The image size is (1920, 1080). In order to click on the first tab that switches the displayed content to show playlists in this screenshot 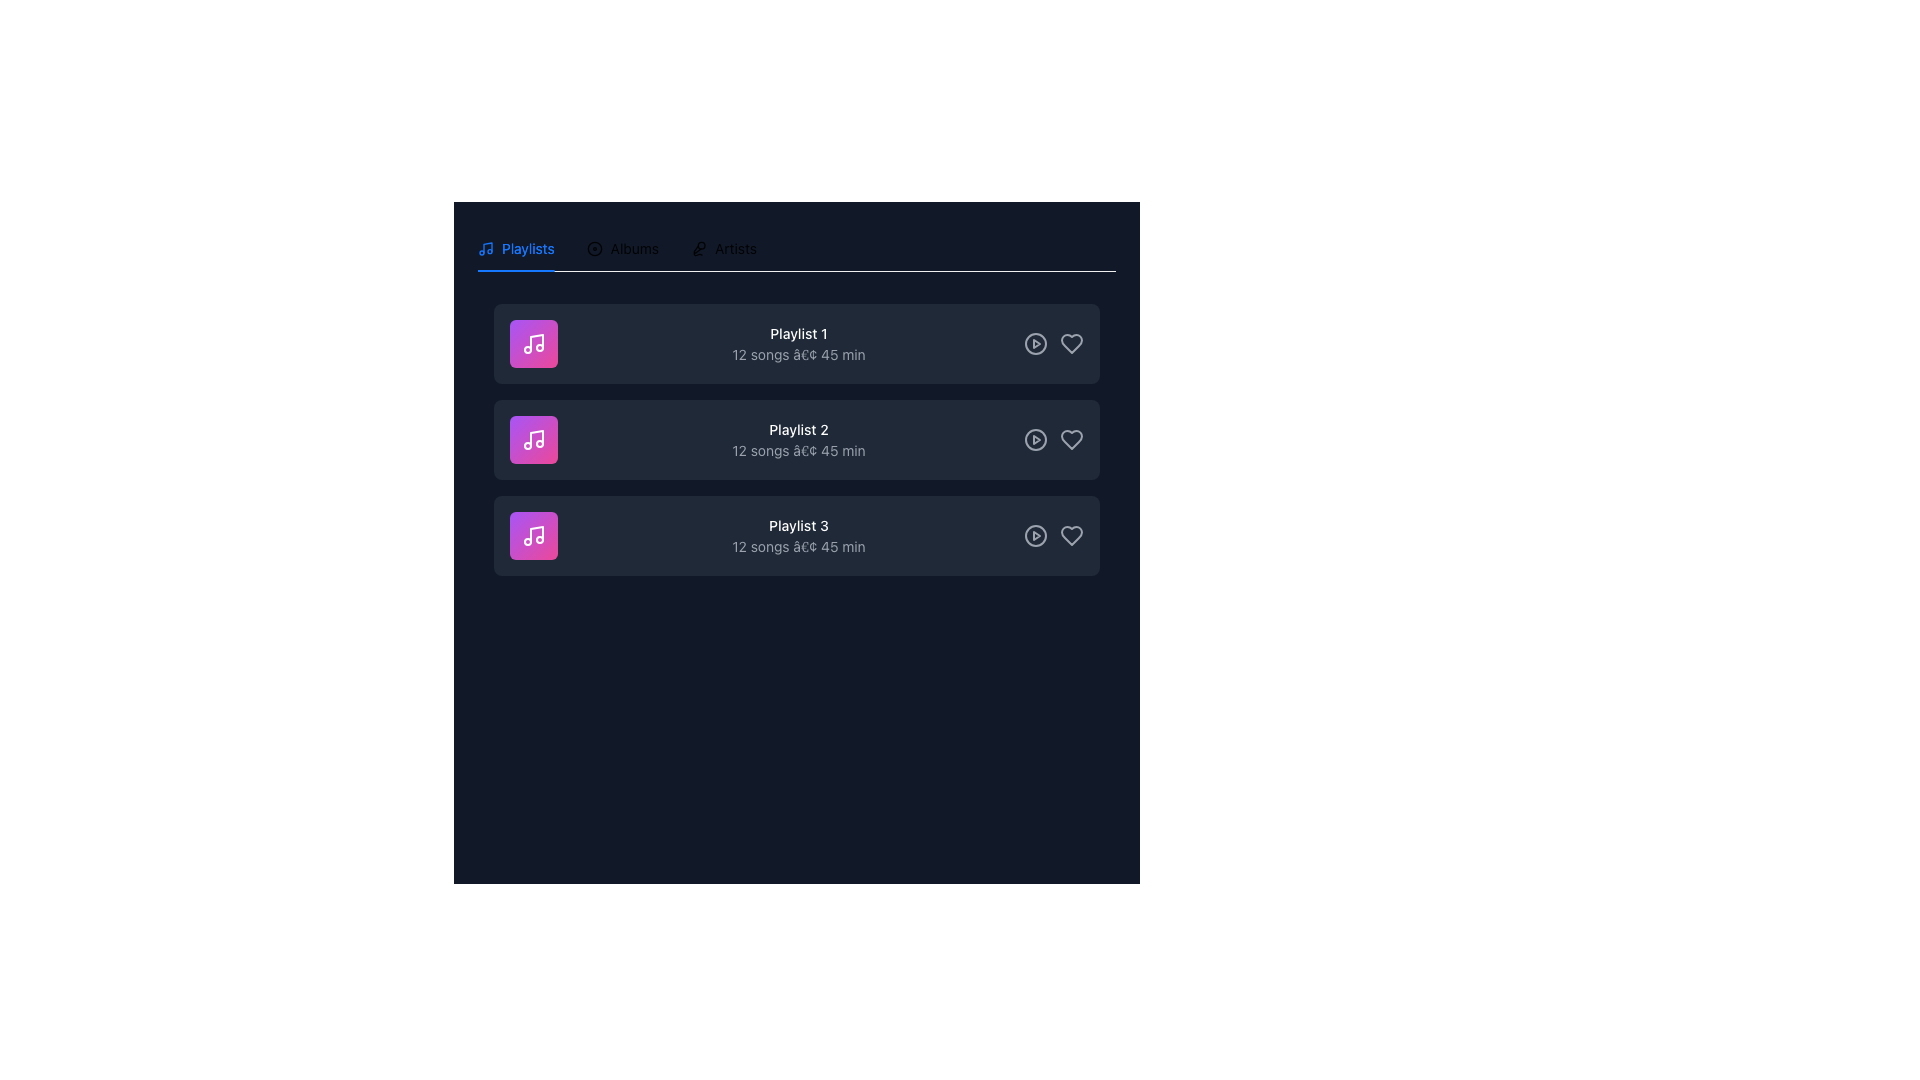, I will do `click(516, 248)`.